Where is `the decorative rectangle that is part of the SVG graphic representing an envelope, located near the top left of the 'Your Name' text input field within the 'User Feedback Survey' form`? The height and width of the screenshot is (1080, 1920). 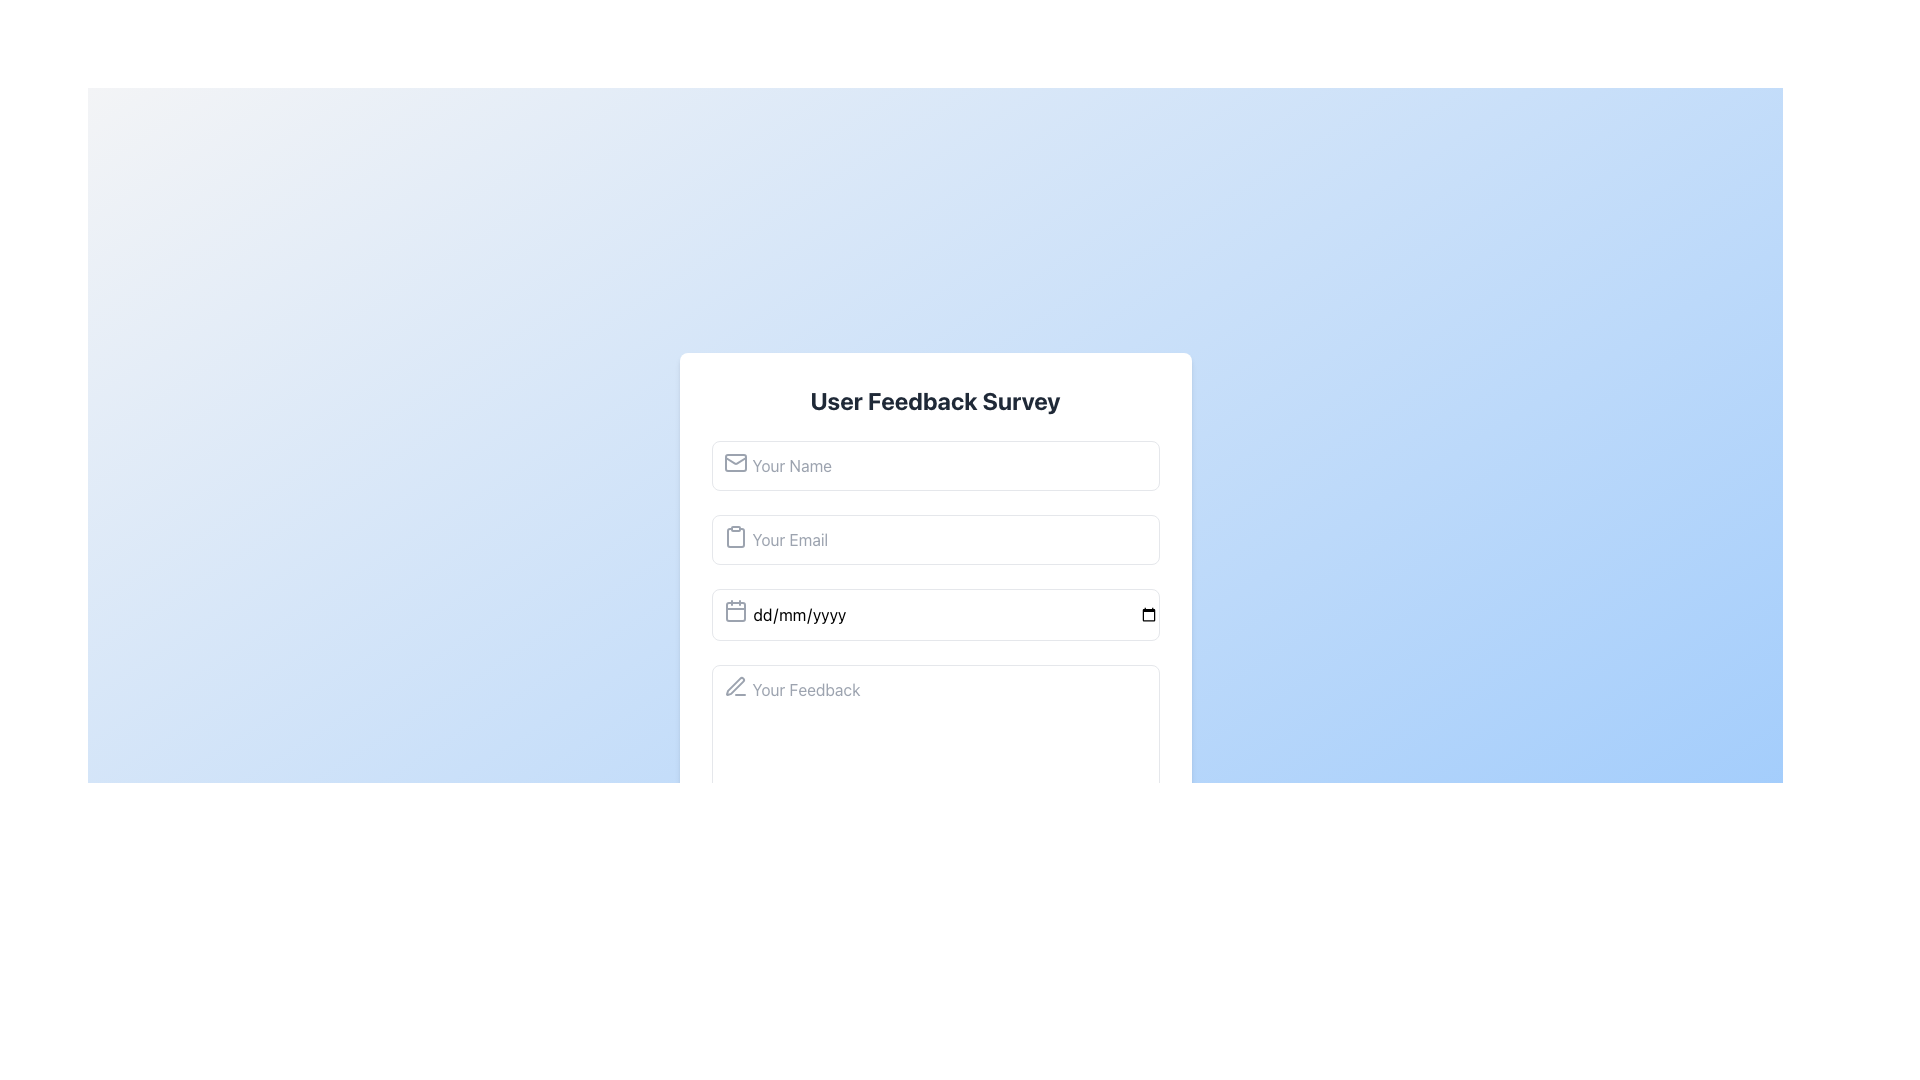
the decorative rectangle that is part of the SVG graphic representing an envelope, located near the top left of the 'Your Name' text input field within the 'User Feedback Survey' form is located at coordinates (734, 462).